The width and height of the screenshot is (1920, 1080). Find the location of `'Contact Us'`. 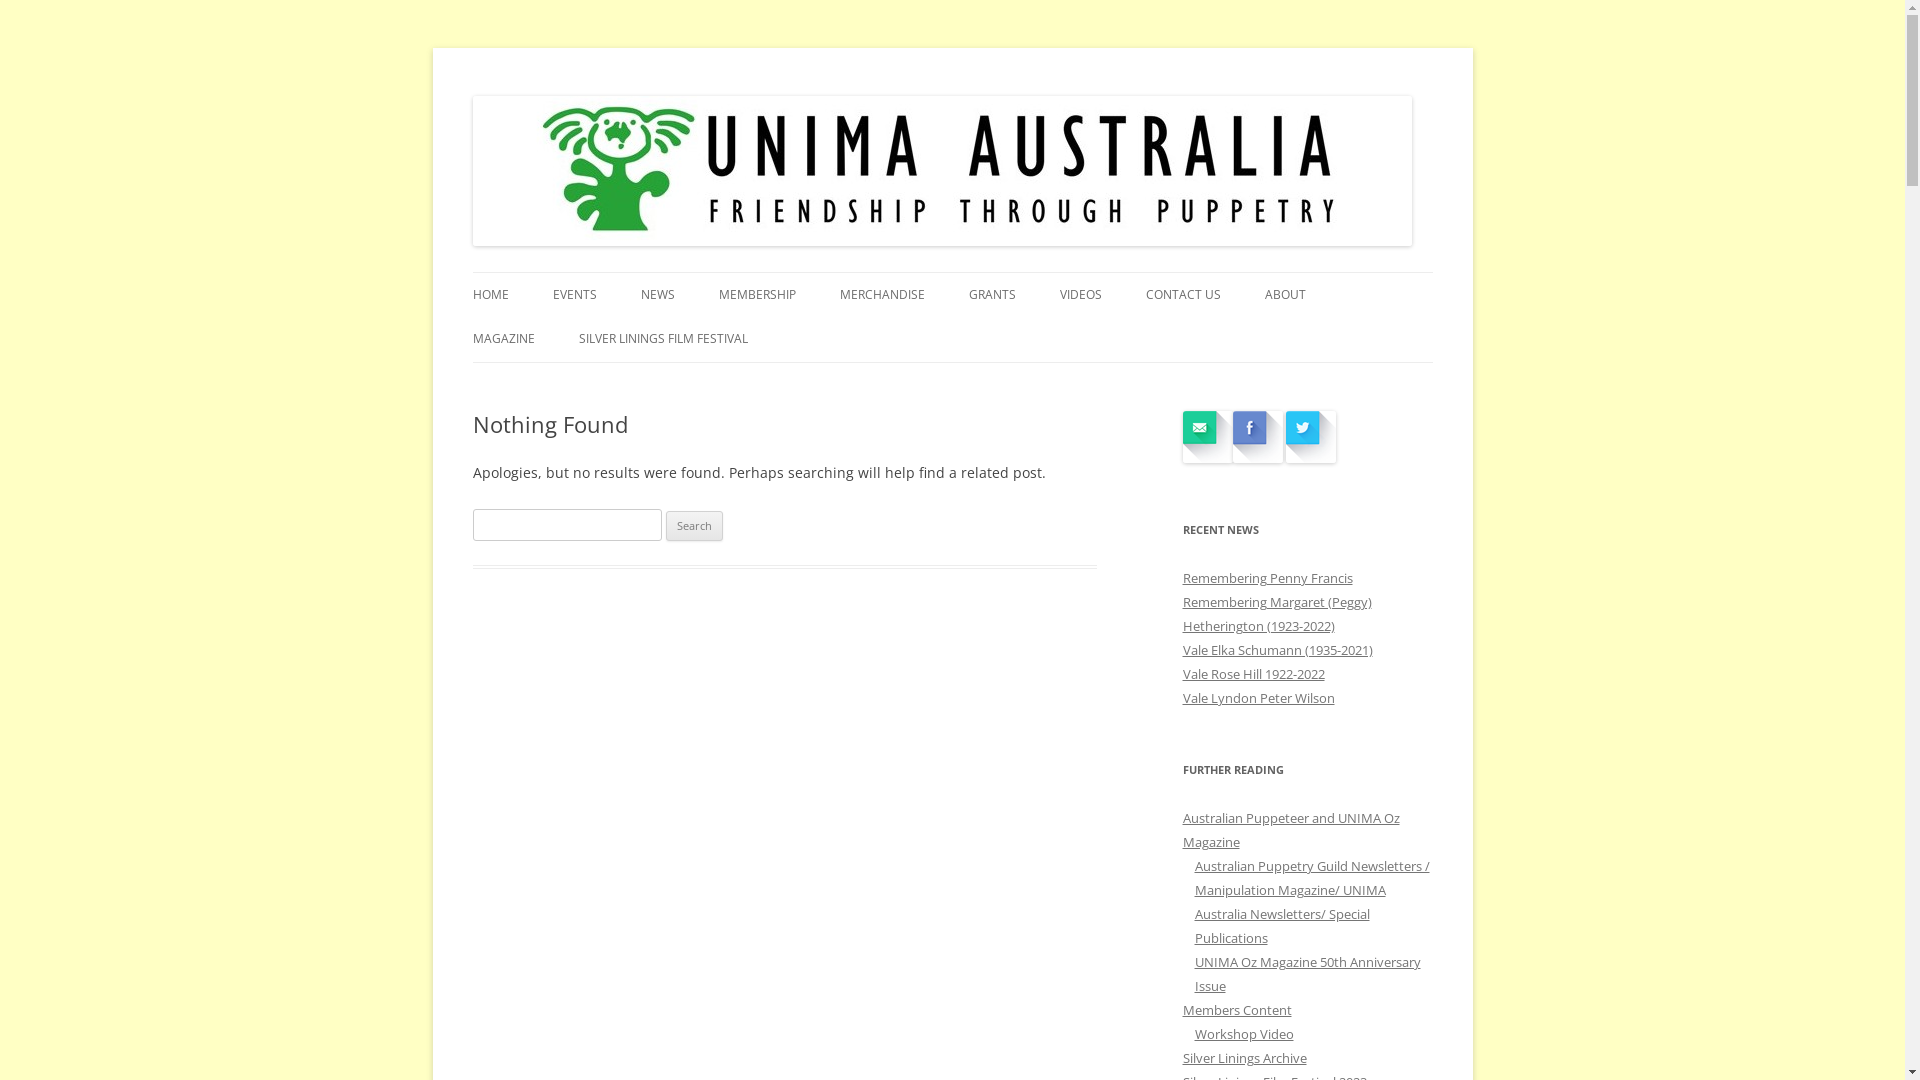

'Contact Us' is located at coordinates (1205, 458).